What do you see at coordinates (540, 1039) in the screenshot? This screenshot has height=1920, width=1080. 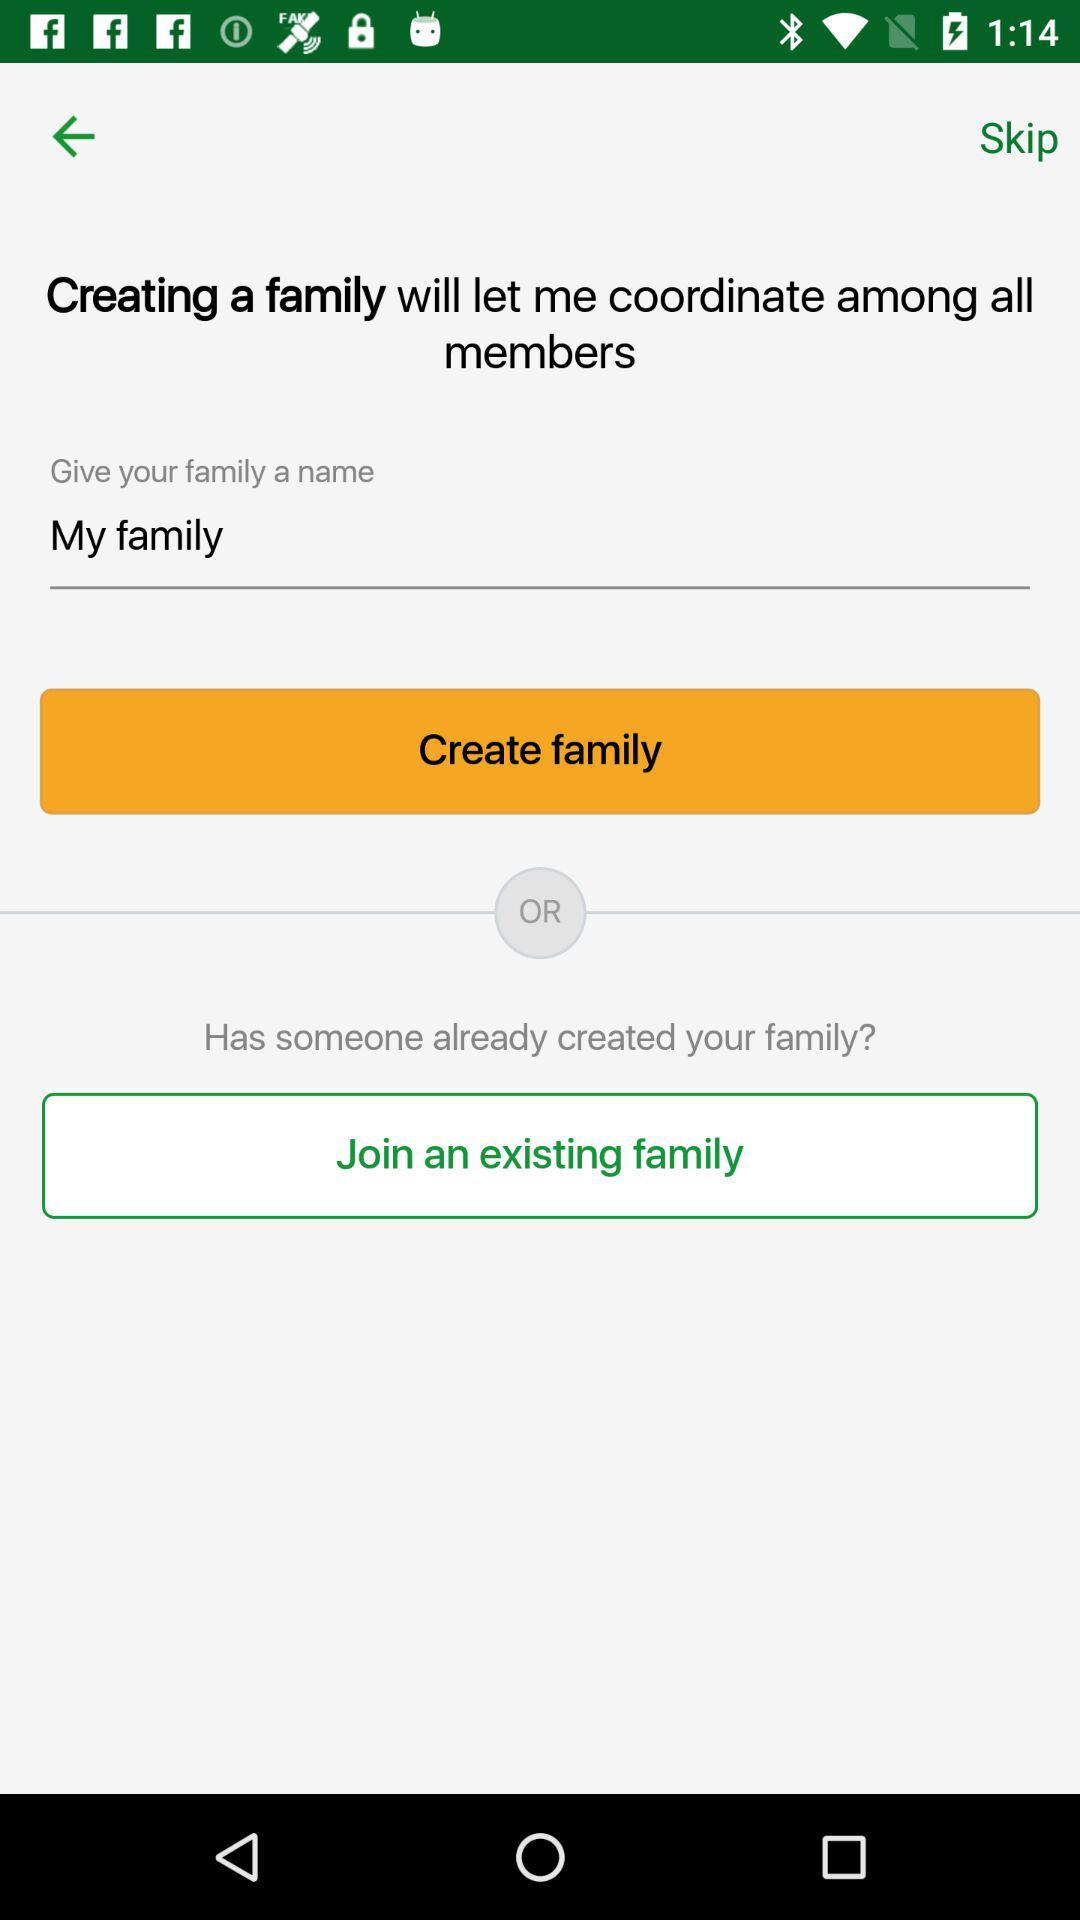 I see `the has someone already item` at bounding box center [540, 1039].